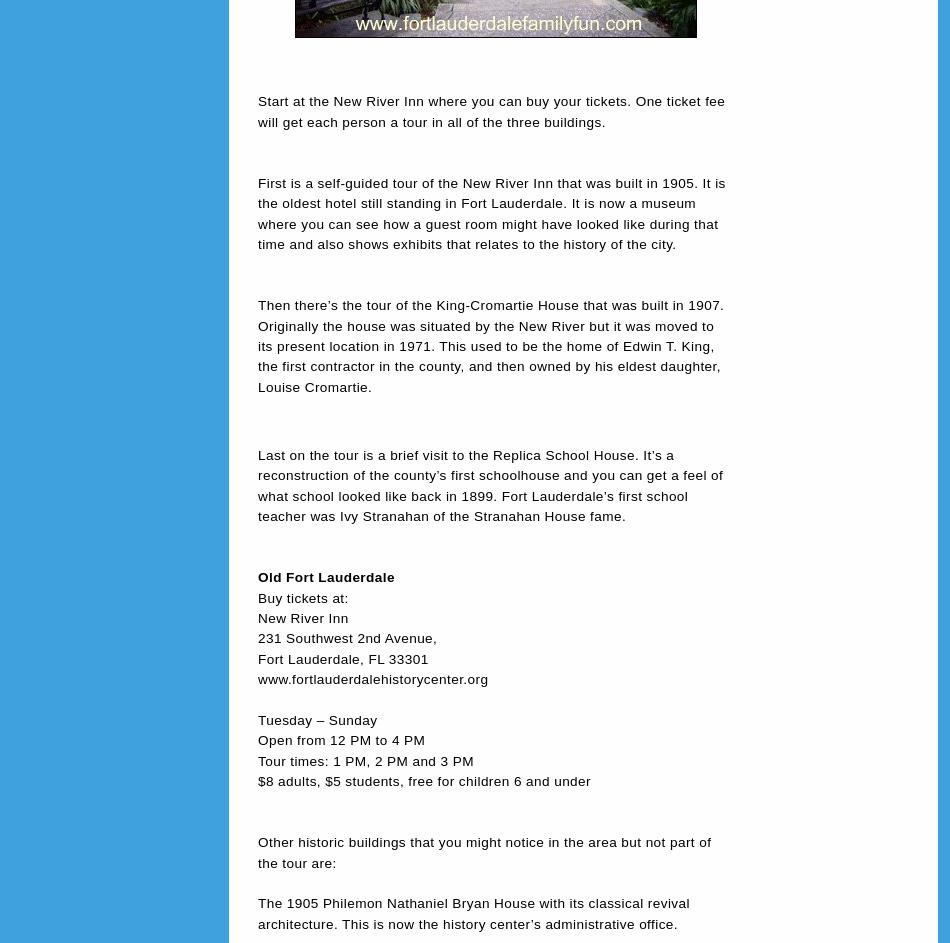 Image resolution: width=950 pixels, height=943 pixels. Describe the element at coordinates (325, 576) in the screenshot. I see `'Old Fort Lauderdale'` at that location.